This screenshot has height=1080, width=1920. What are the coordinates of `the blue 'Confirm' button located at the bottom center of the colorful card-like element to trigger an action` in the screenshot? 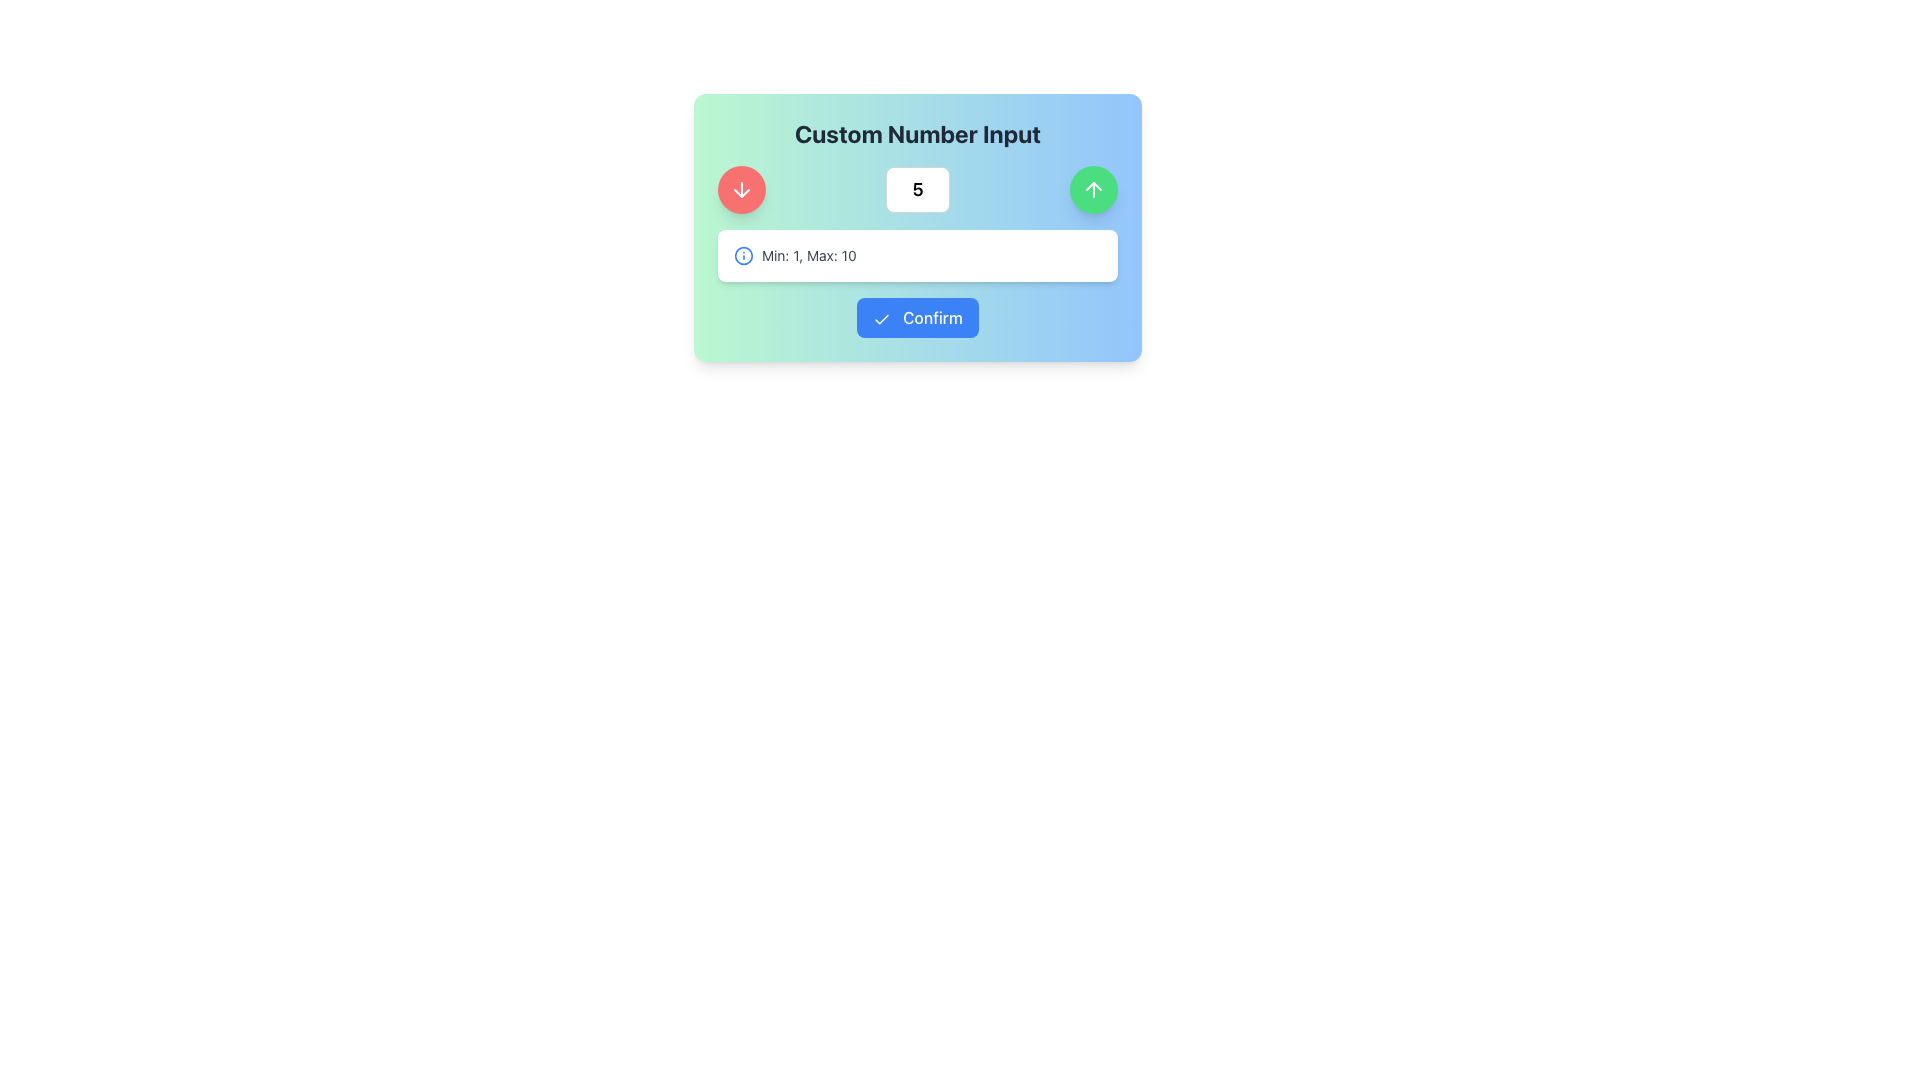 It's located at (916, 316).